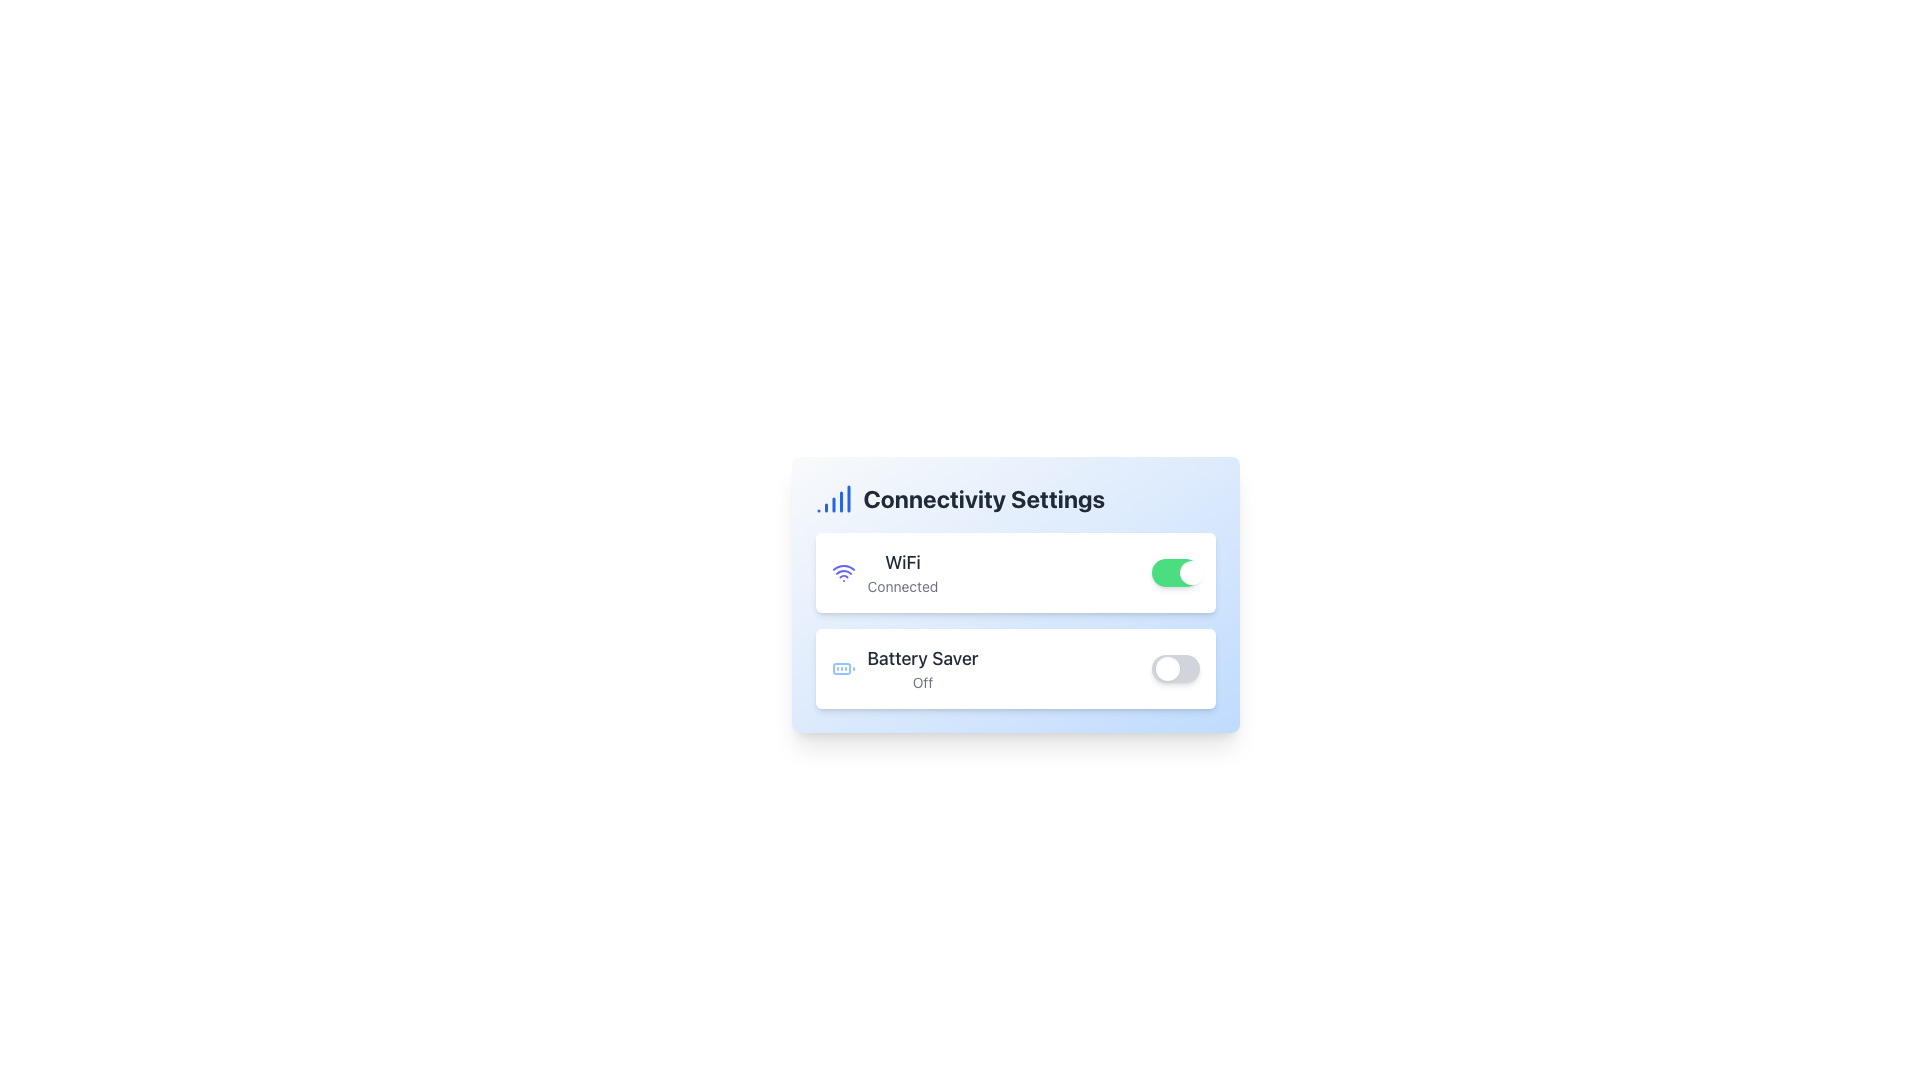 This screenshot has width=1920, height=1080. What do you see at coordinates (1015, 668) in the screenshot?
I see `the List Item with Toggle Component labeled 'Battery Saver'` at bounding box center [1015, 668].